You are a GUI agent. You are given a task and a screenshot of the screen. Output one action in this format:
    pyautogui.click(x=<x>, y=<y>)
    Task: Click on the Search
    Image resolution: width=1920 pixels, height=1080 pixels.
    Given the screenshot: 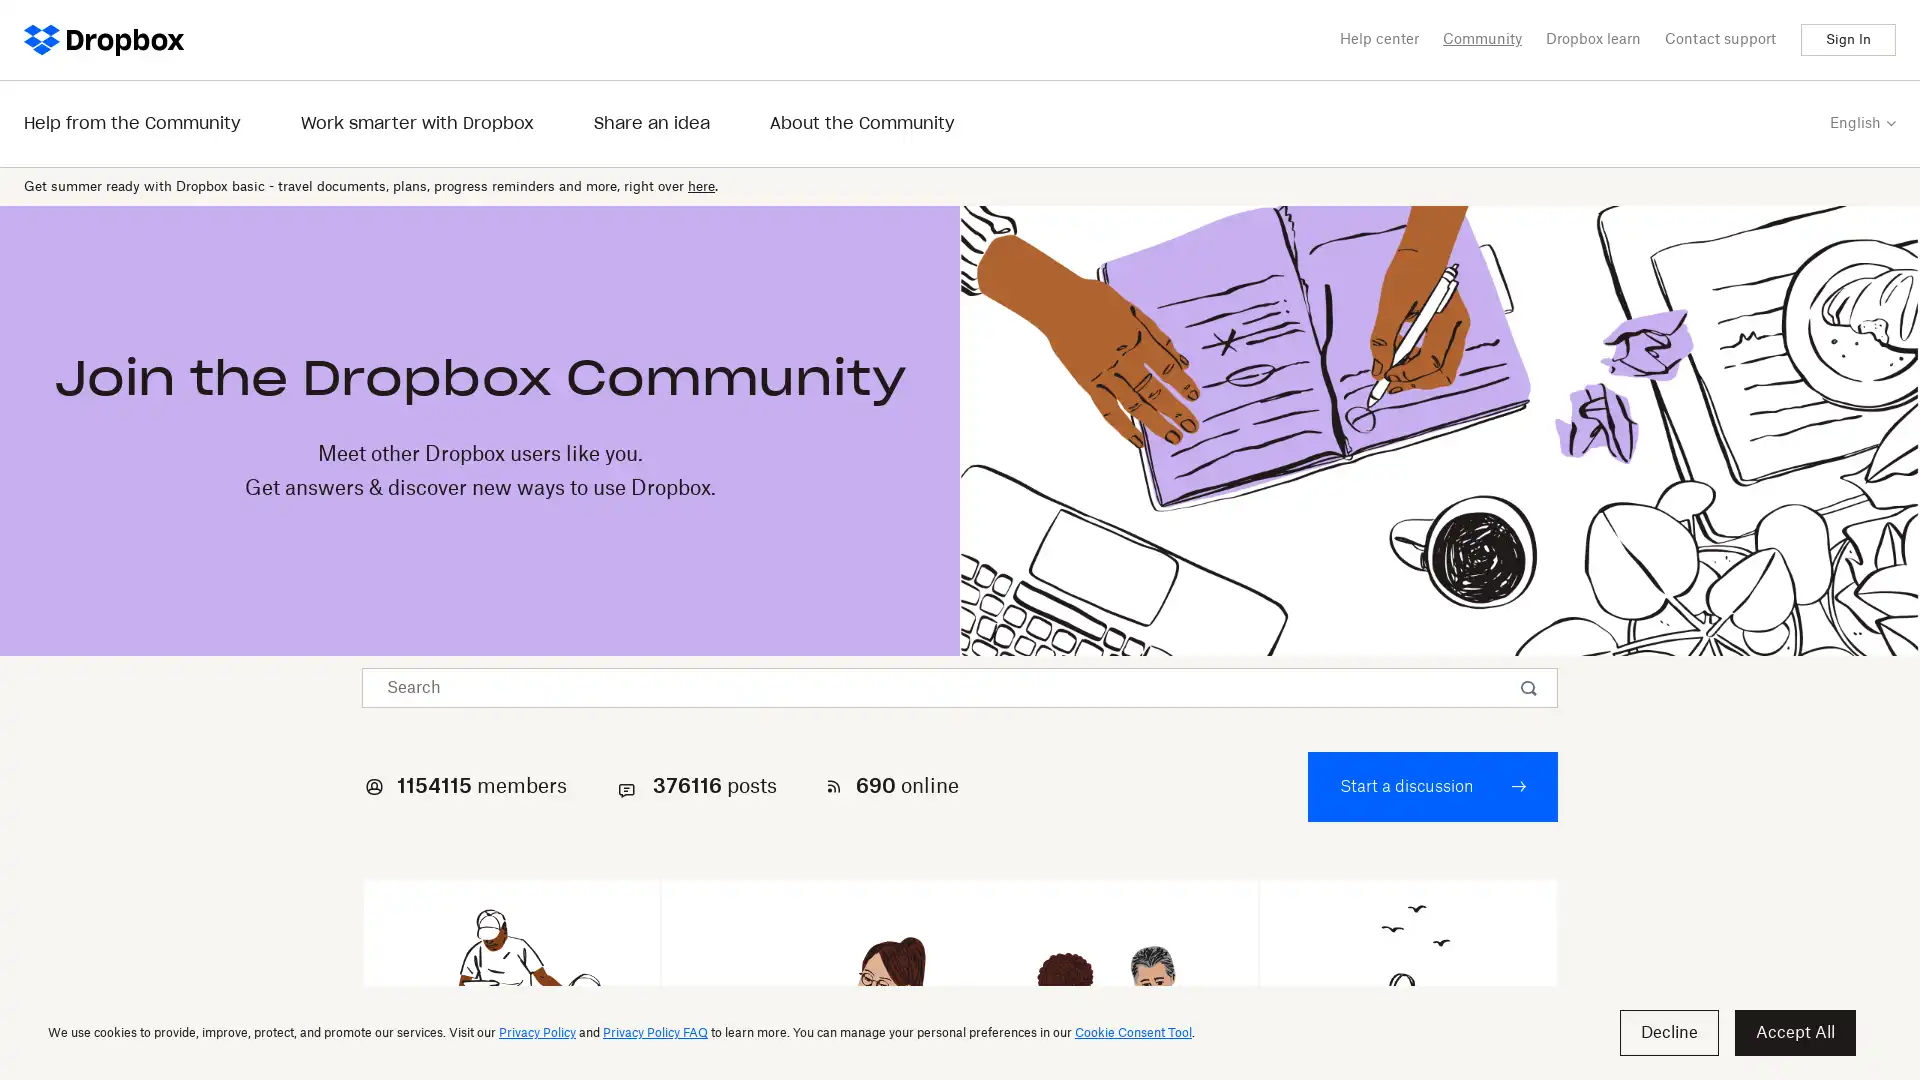 What is the action you would take?
    pyautogui.click(x=1530, y=688)
    